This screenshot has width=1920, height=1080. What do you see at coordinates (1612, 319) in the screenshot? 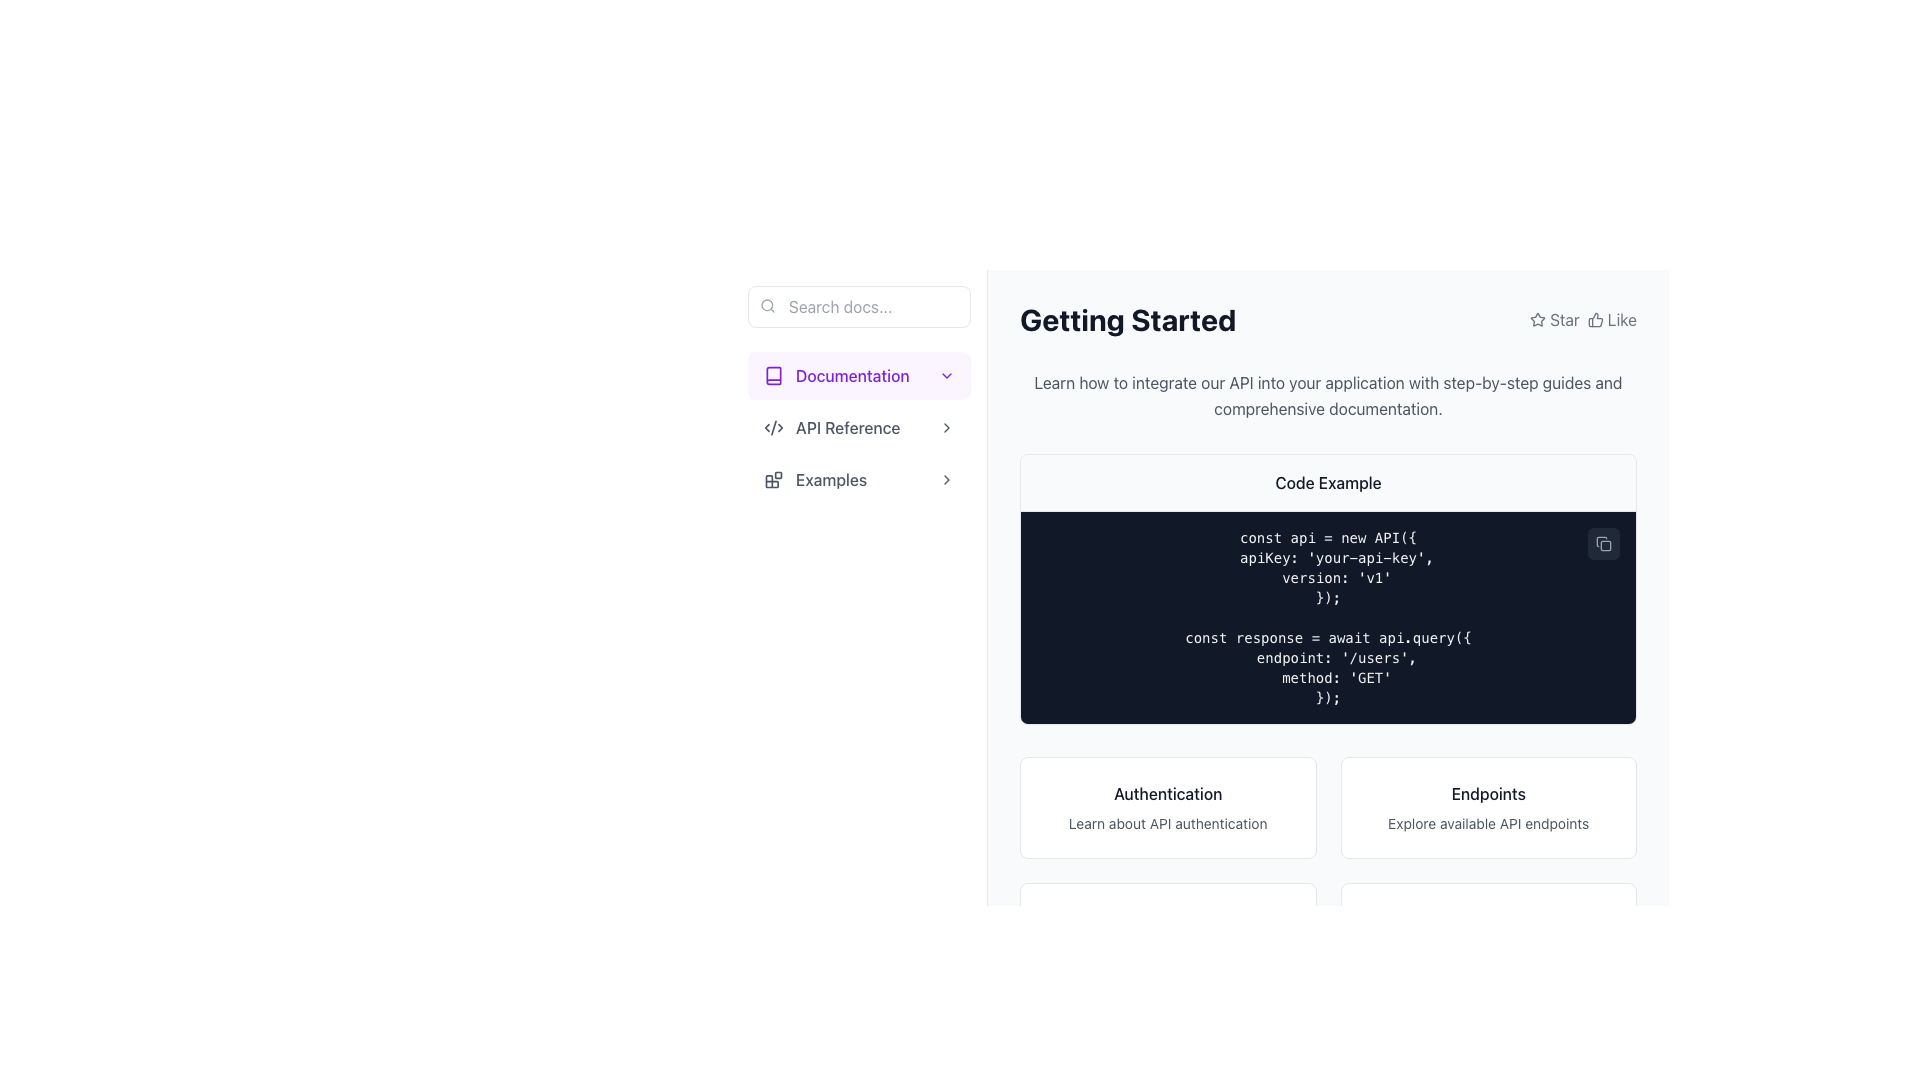
I see `the 'Like' button located in the top-right corner of the 'Getting Started' section to change its color` at bounding box center [1612, 319].